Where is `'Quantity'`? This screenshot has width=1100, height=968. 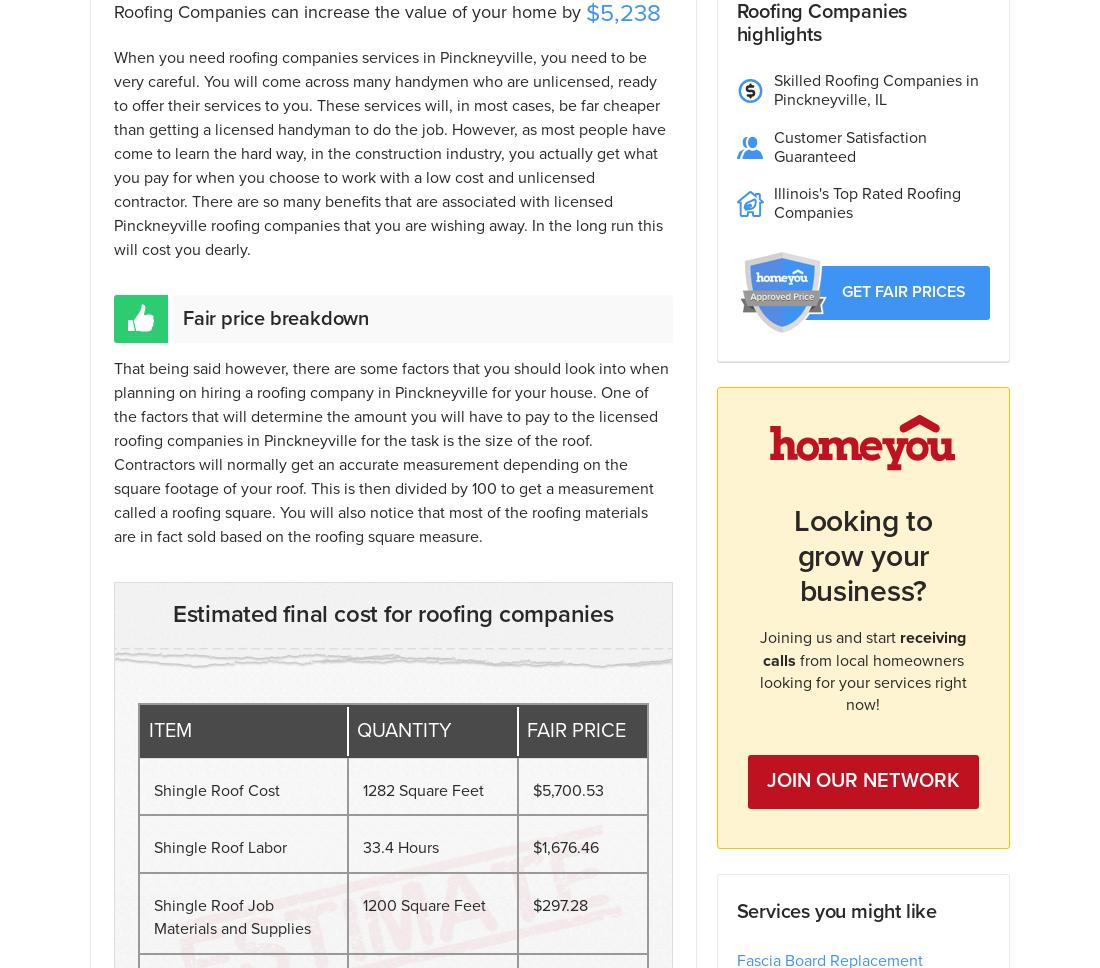 'Quantity' is located at coordinates (403, 731).